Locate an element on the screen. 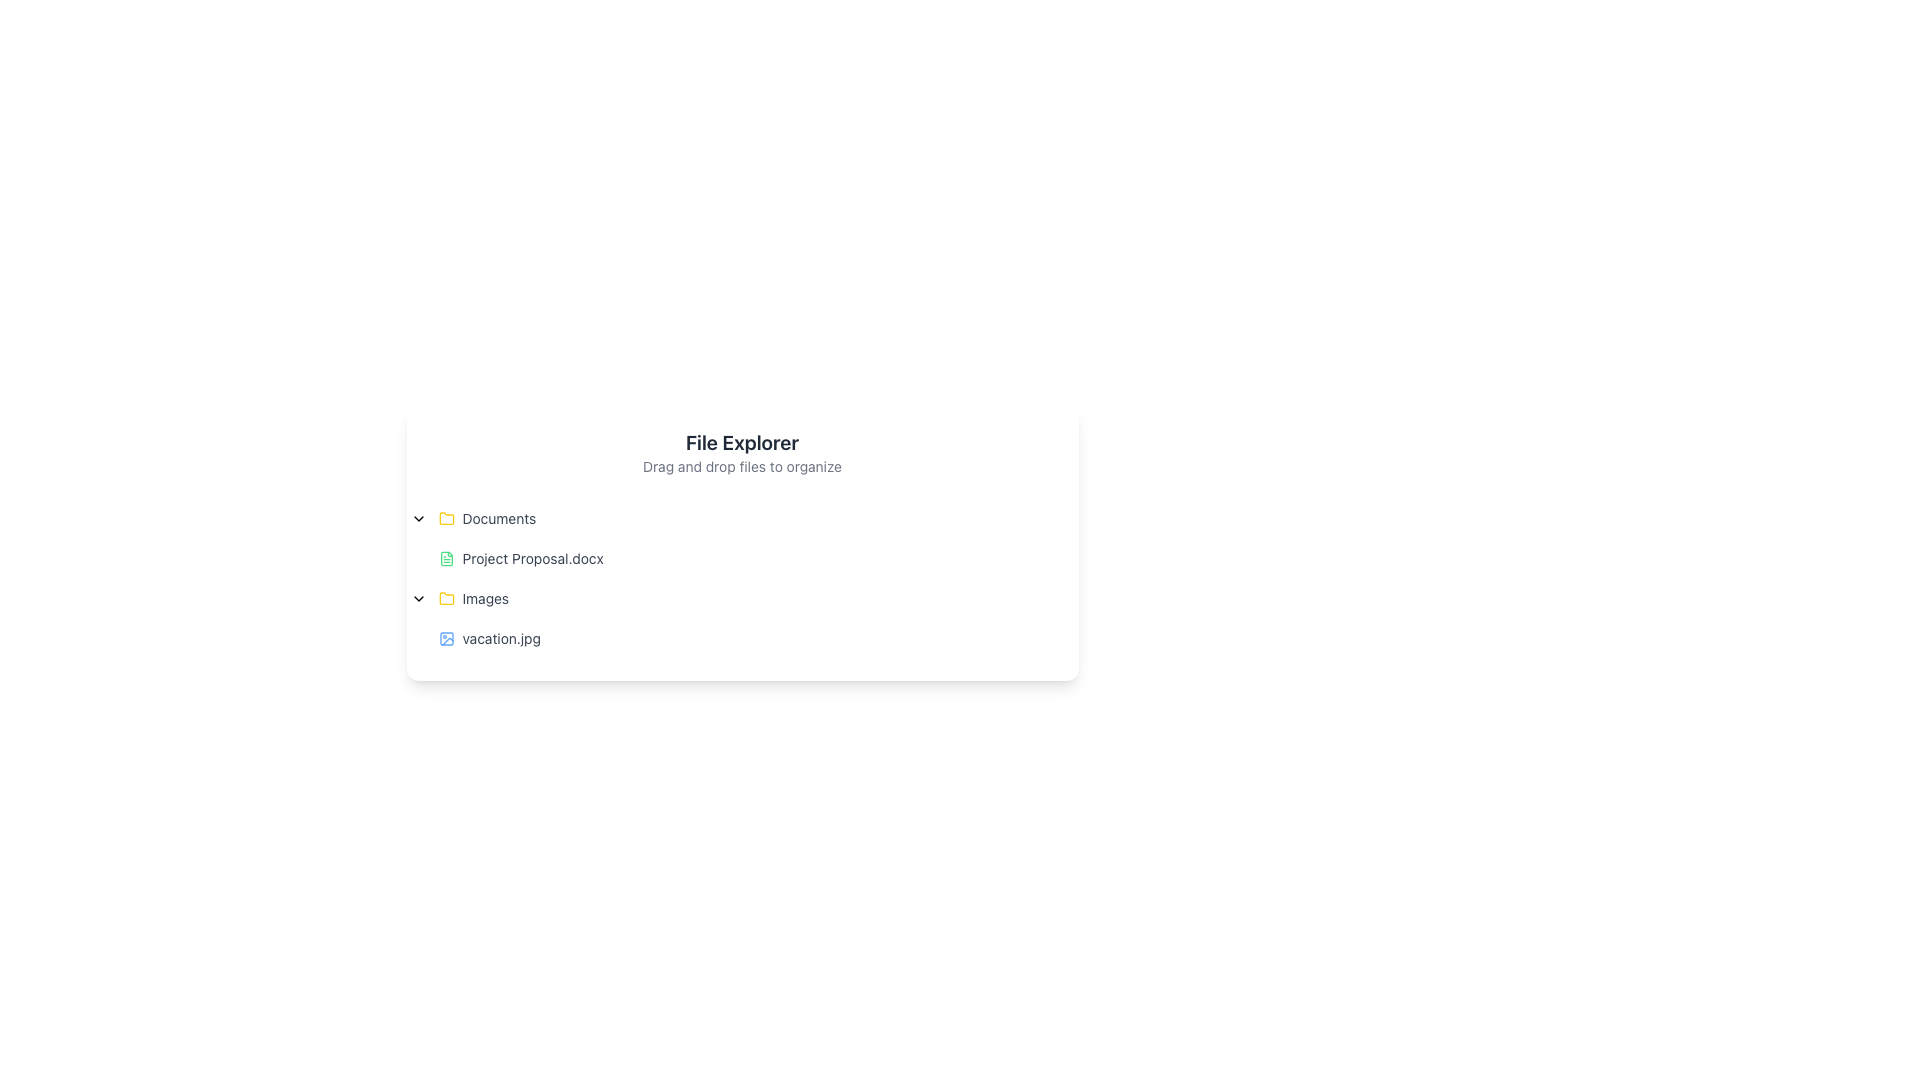 Image resolution: width=1920 pixels, height=1080 pixels. the prominent heading element displaying 'File Explorer' in bold, large-sized dark gray font is located at coordinates (741, 442).